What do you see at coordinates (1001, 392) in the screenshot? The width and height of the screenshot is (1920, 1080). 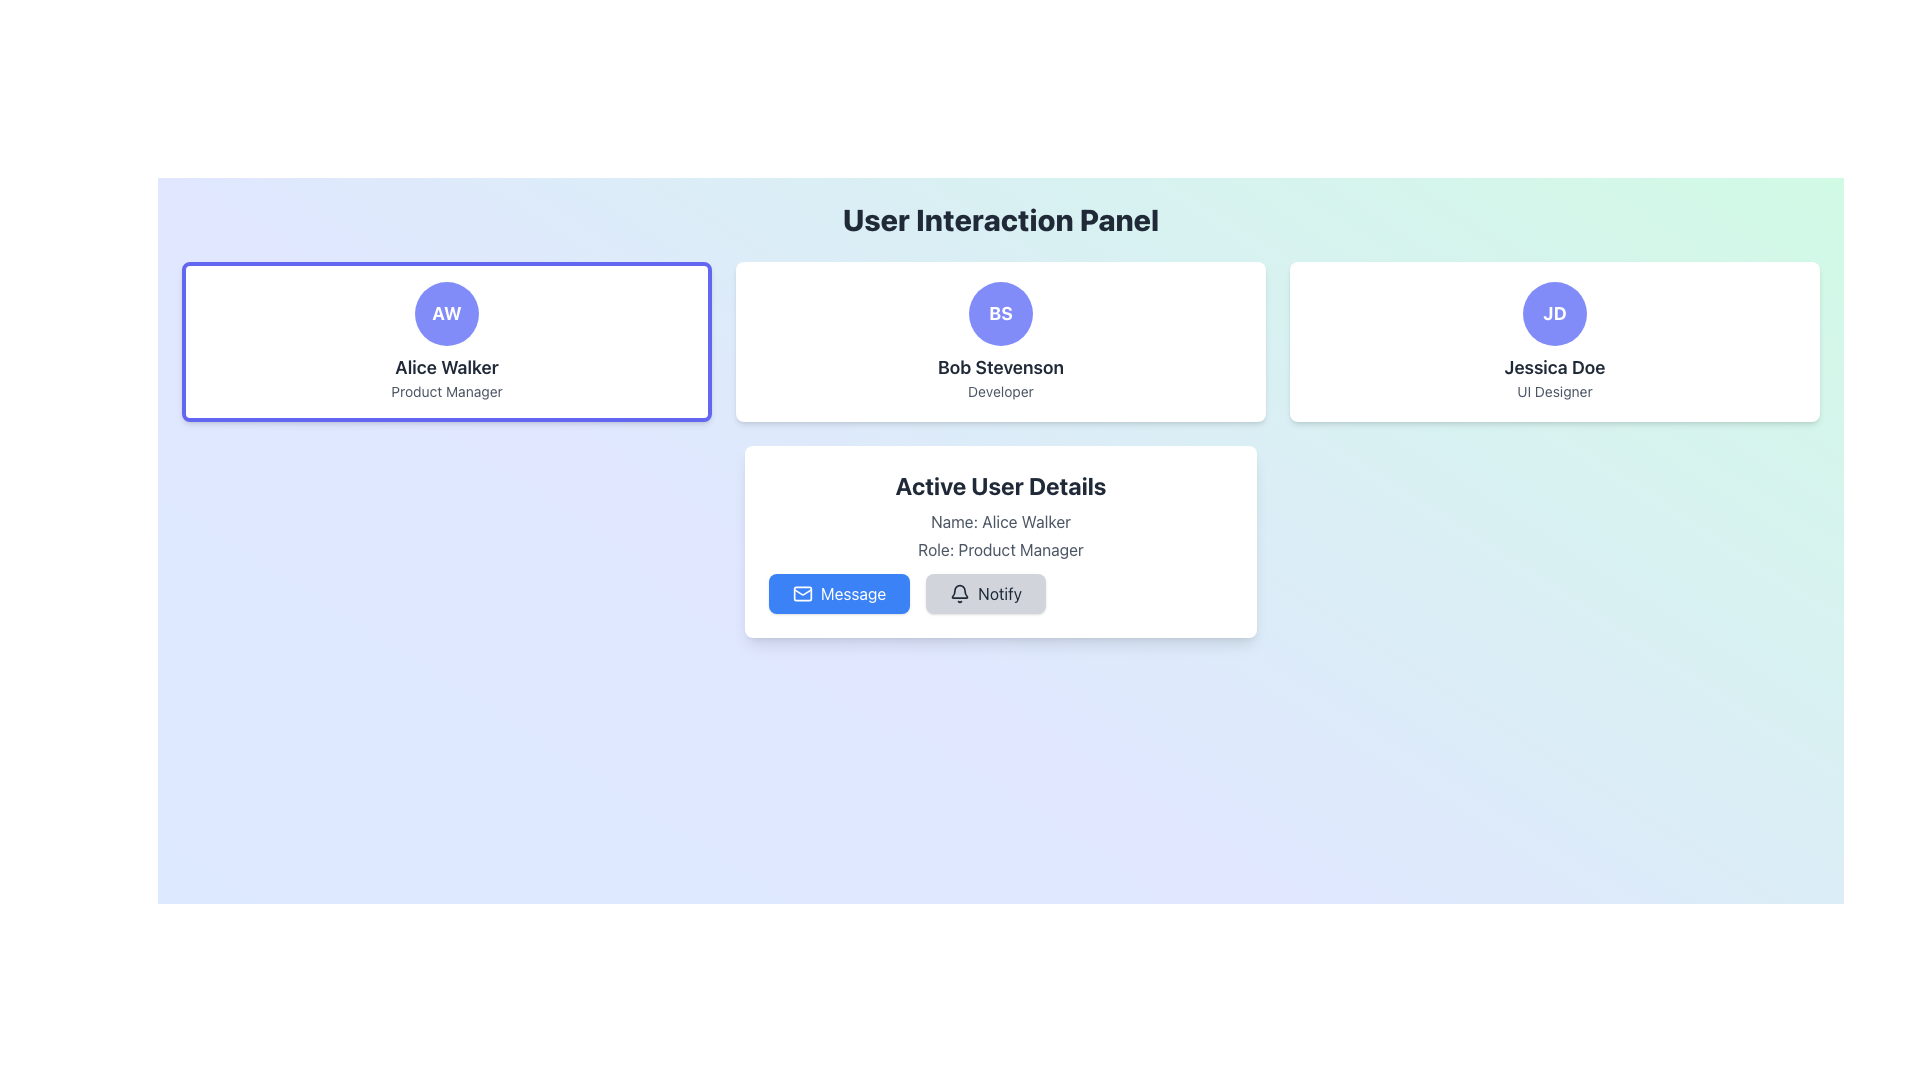 I see `the text label displaying 'Developer', which is styled with a small font and gray color, located below 'Bob Stevenson' in the second user card` at bounding box center [1001, 392].